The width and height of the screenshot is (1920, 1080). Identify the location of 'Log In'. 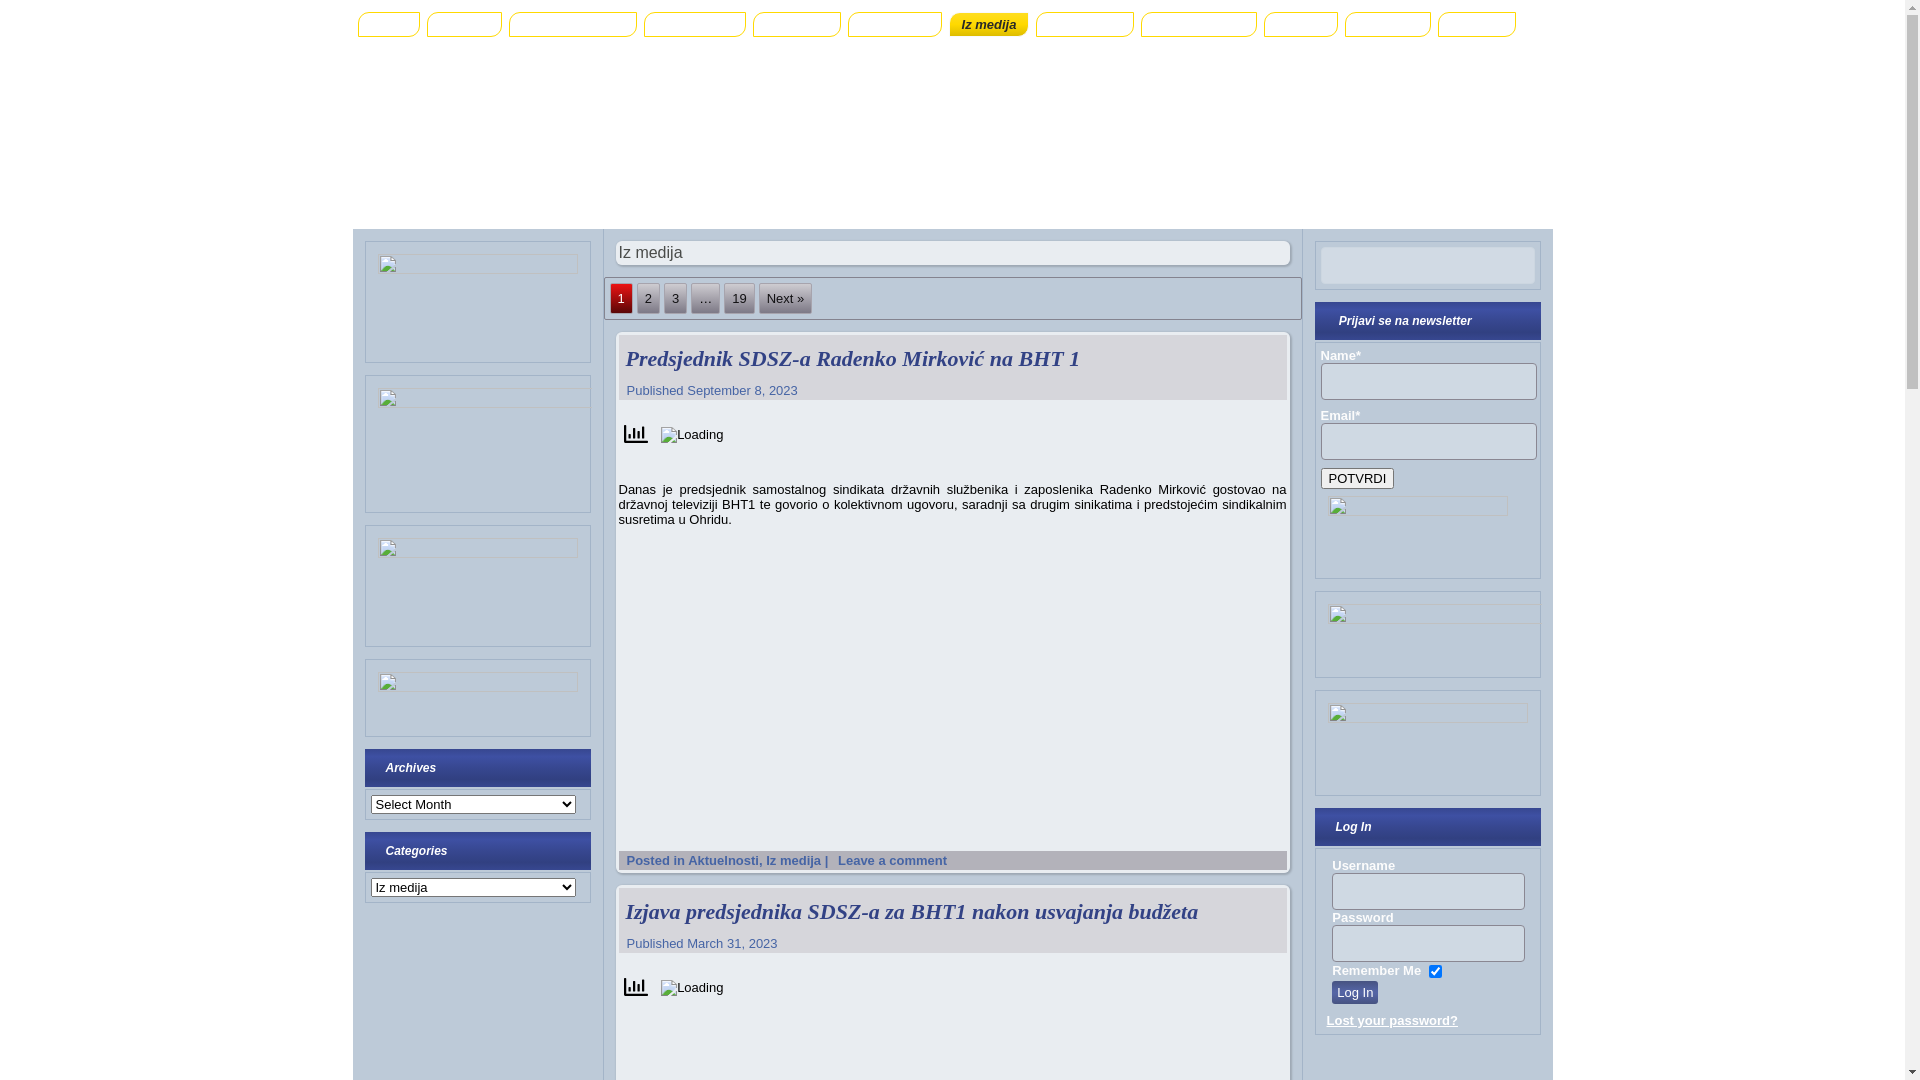
(1331, 992).